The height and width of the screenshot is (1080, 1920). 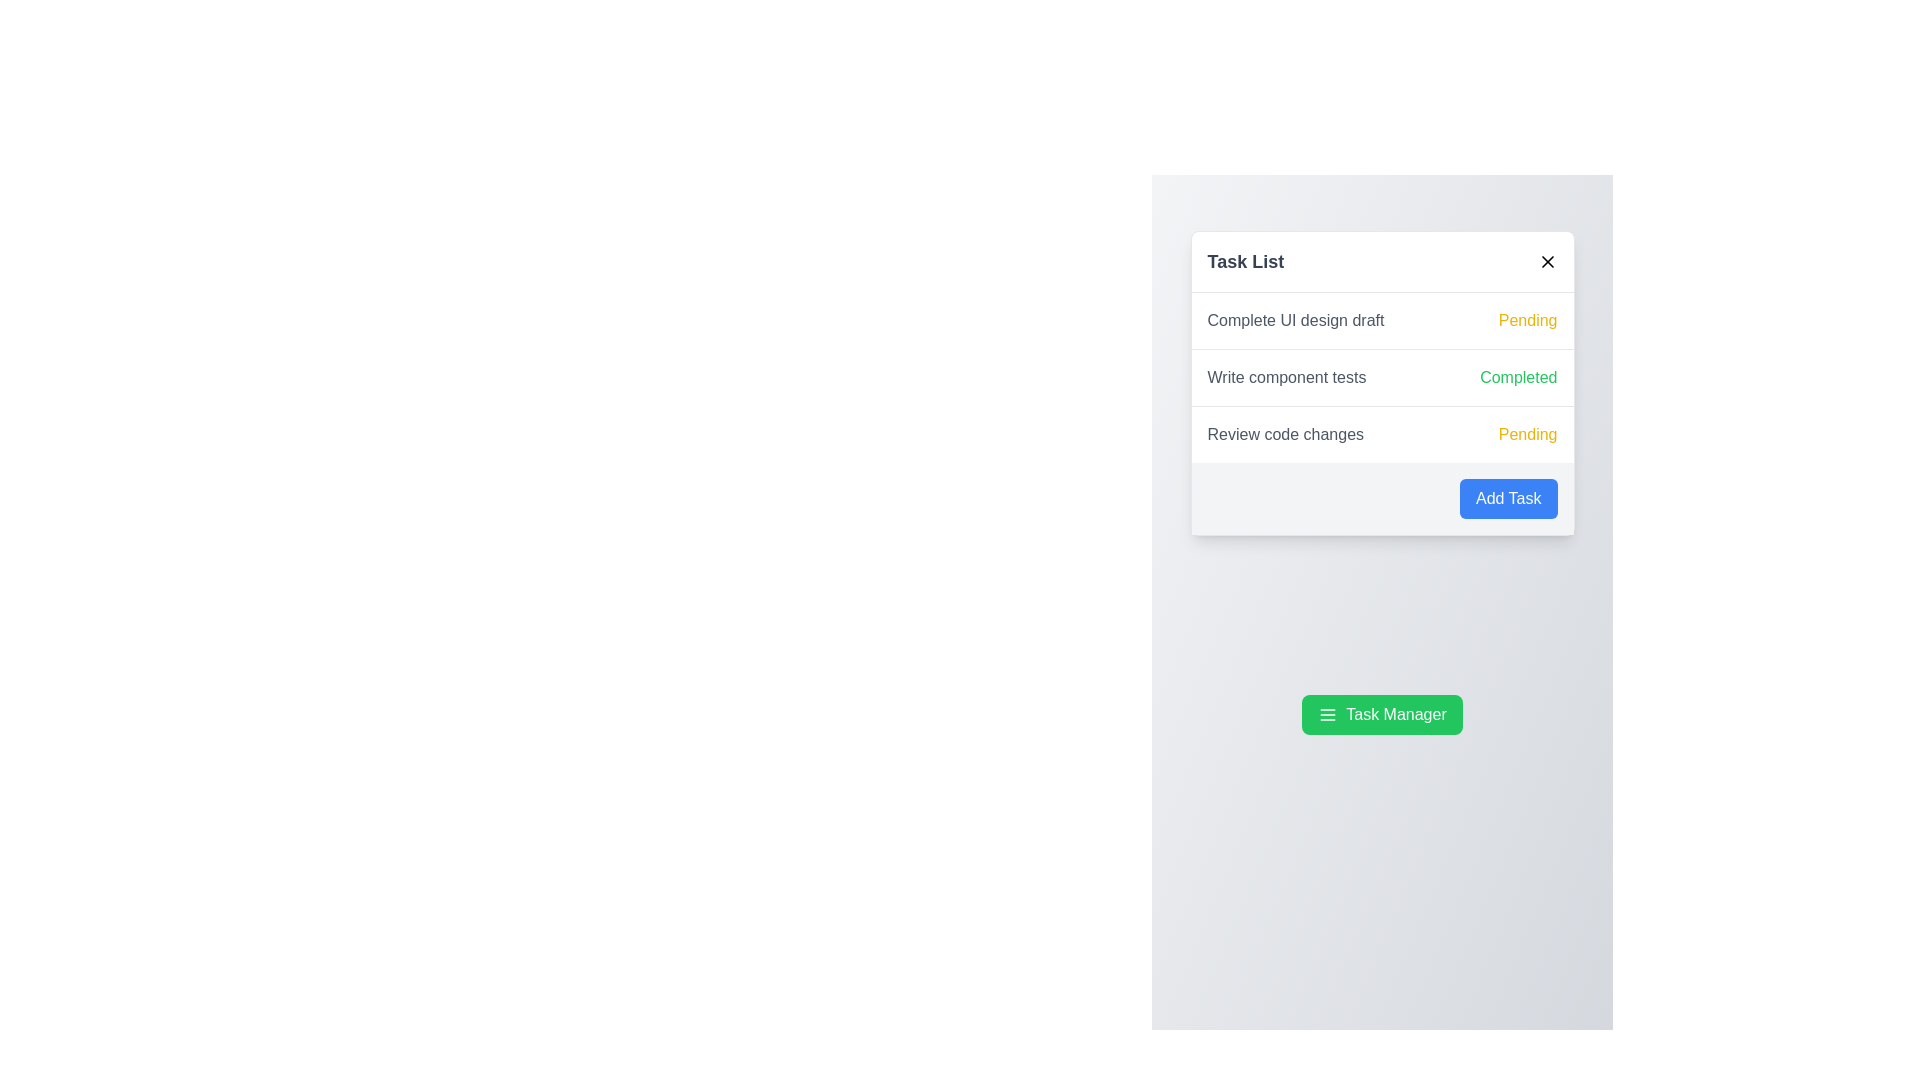 What do you see at coordinates (1508, 497) in the screenshot?
I see `the 'Add Task' button located at the bottom-right corner of the 'Task List' card` at bounding box center [1508, 497].